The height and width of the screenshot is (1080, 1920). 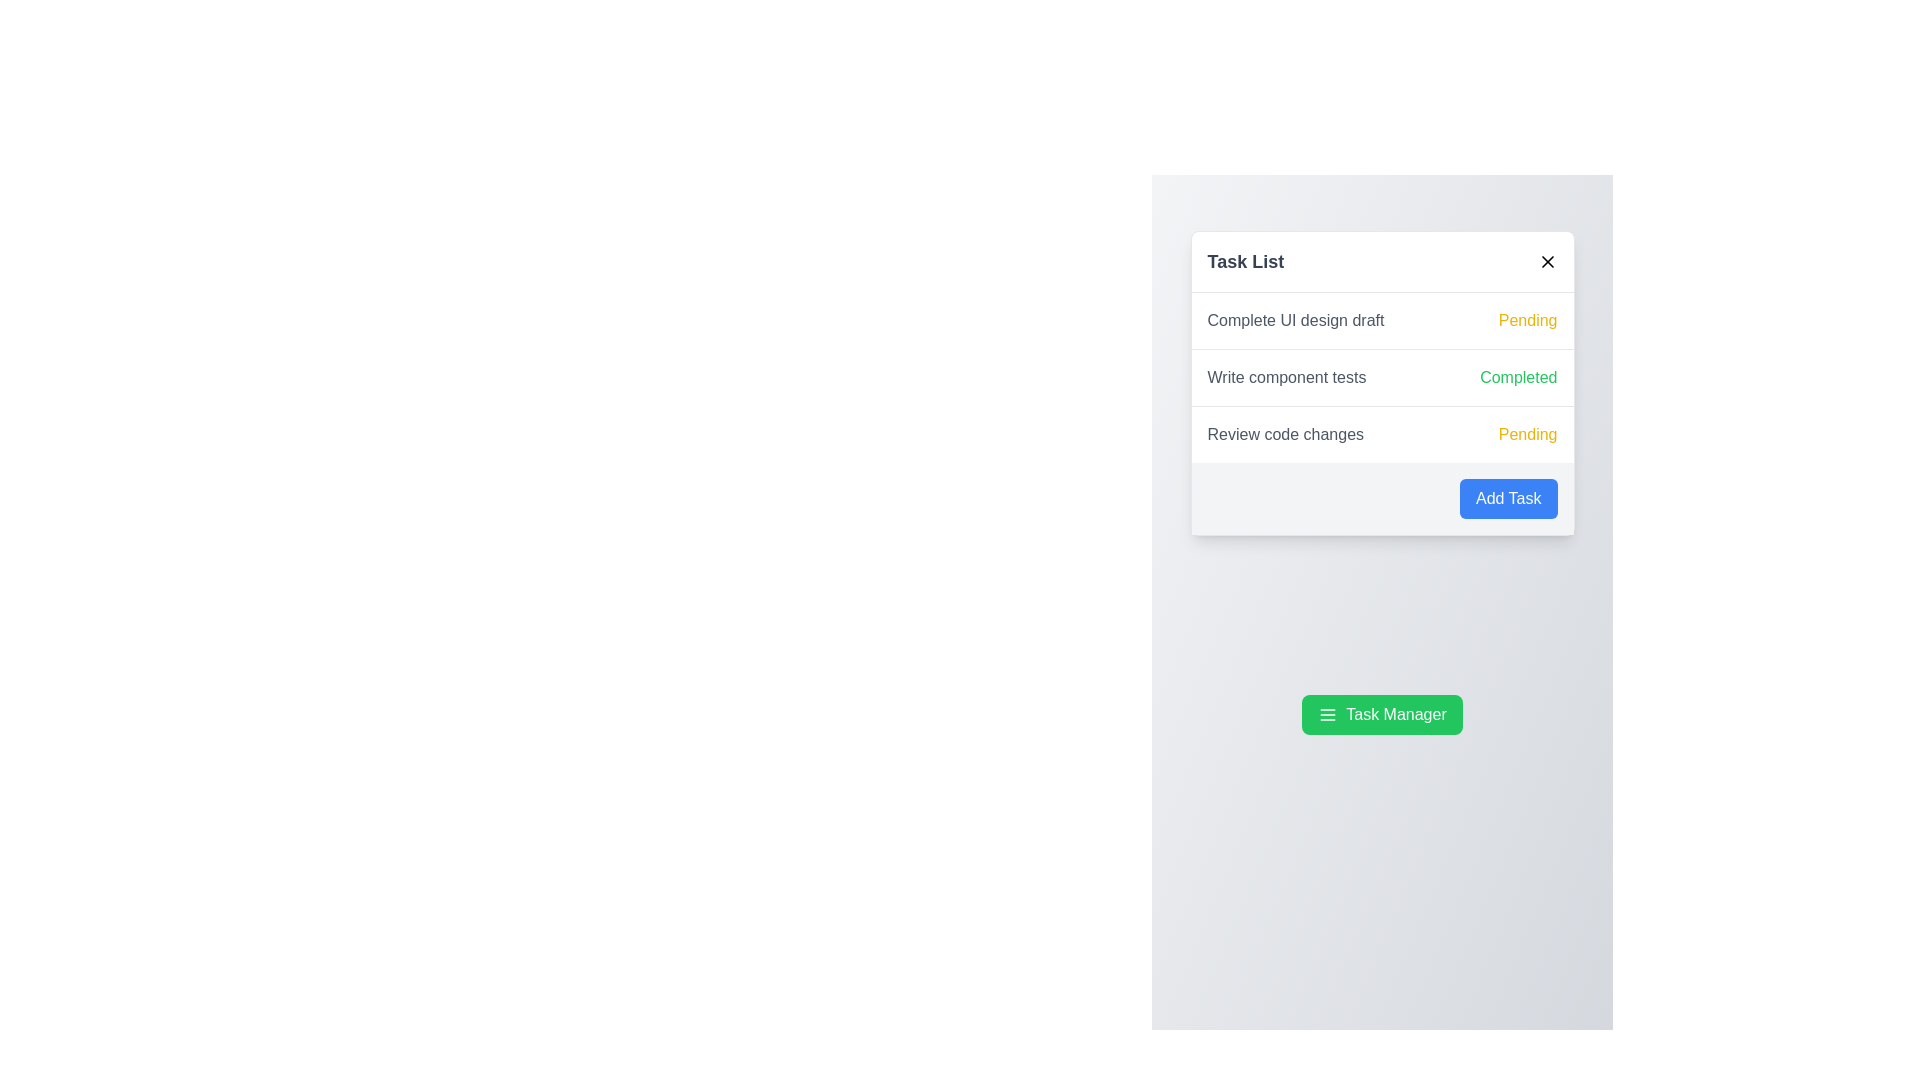 What do you see at coordinates (1508, 497) in the screenshot?
I see `the 'Add Task' button located at the bottom-right corner of the 'Task List' card` at bounding box center [1508, 497].